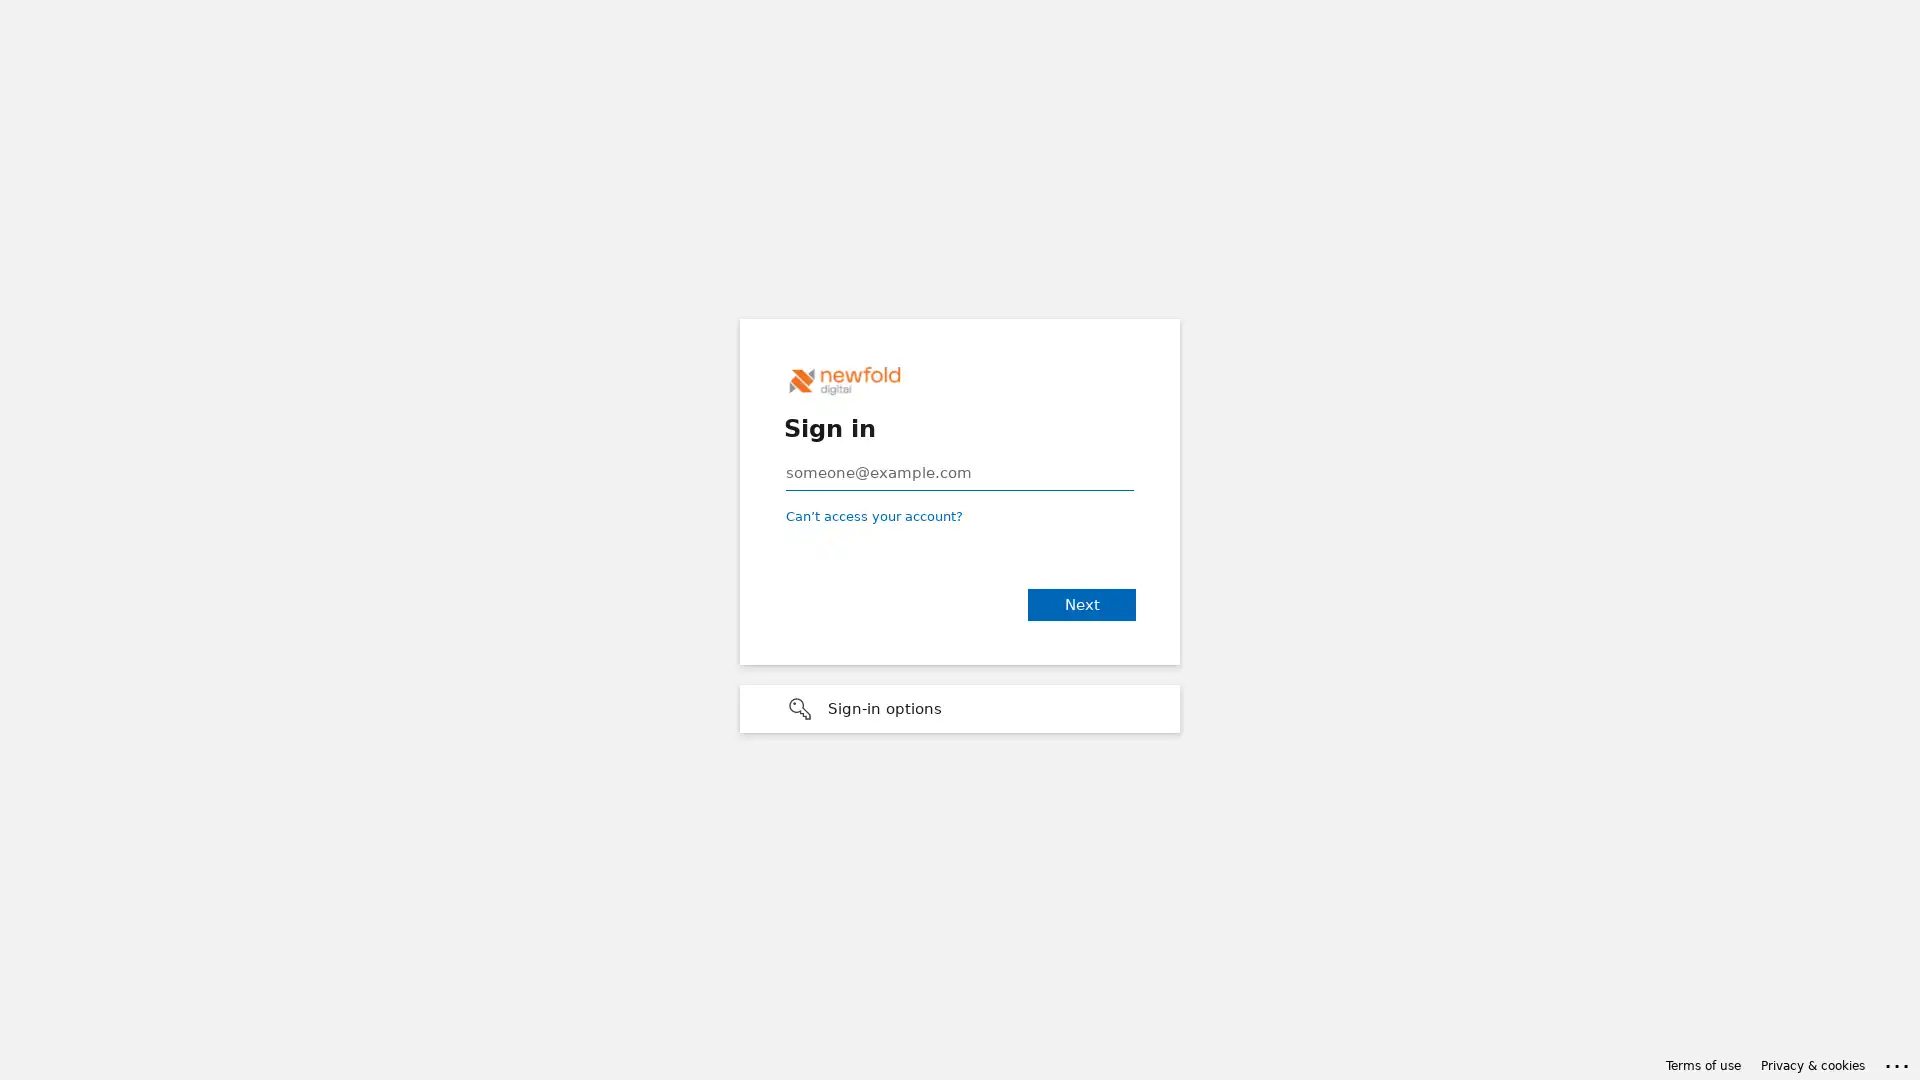  I want to click on Sign-in options, so click(960, 708).